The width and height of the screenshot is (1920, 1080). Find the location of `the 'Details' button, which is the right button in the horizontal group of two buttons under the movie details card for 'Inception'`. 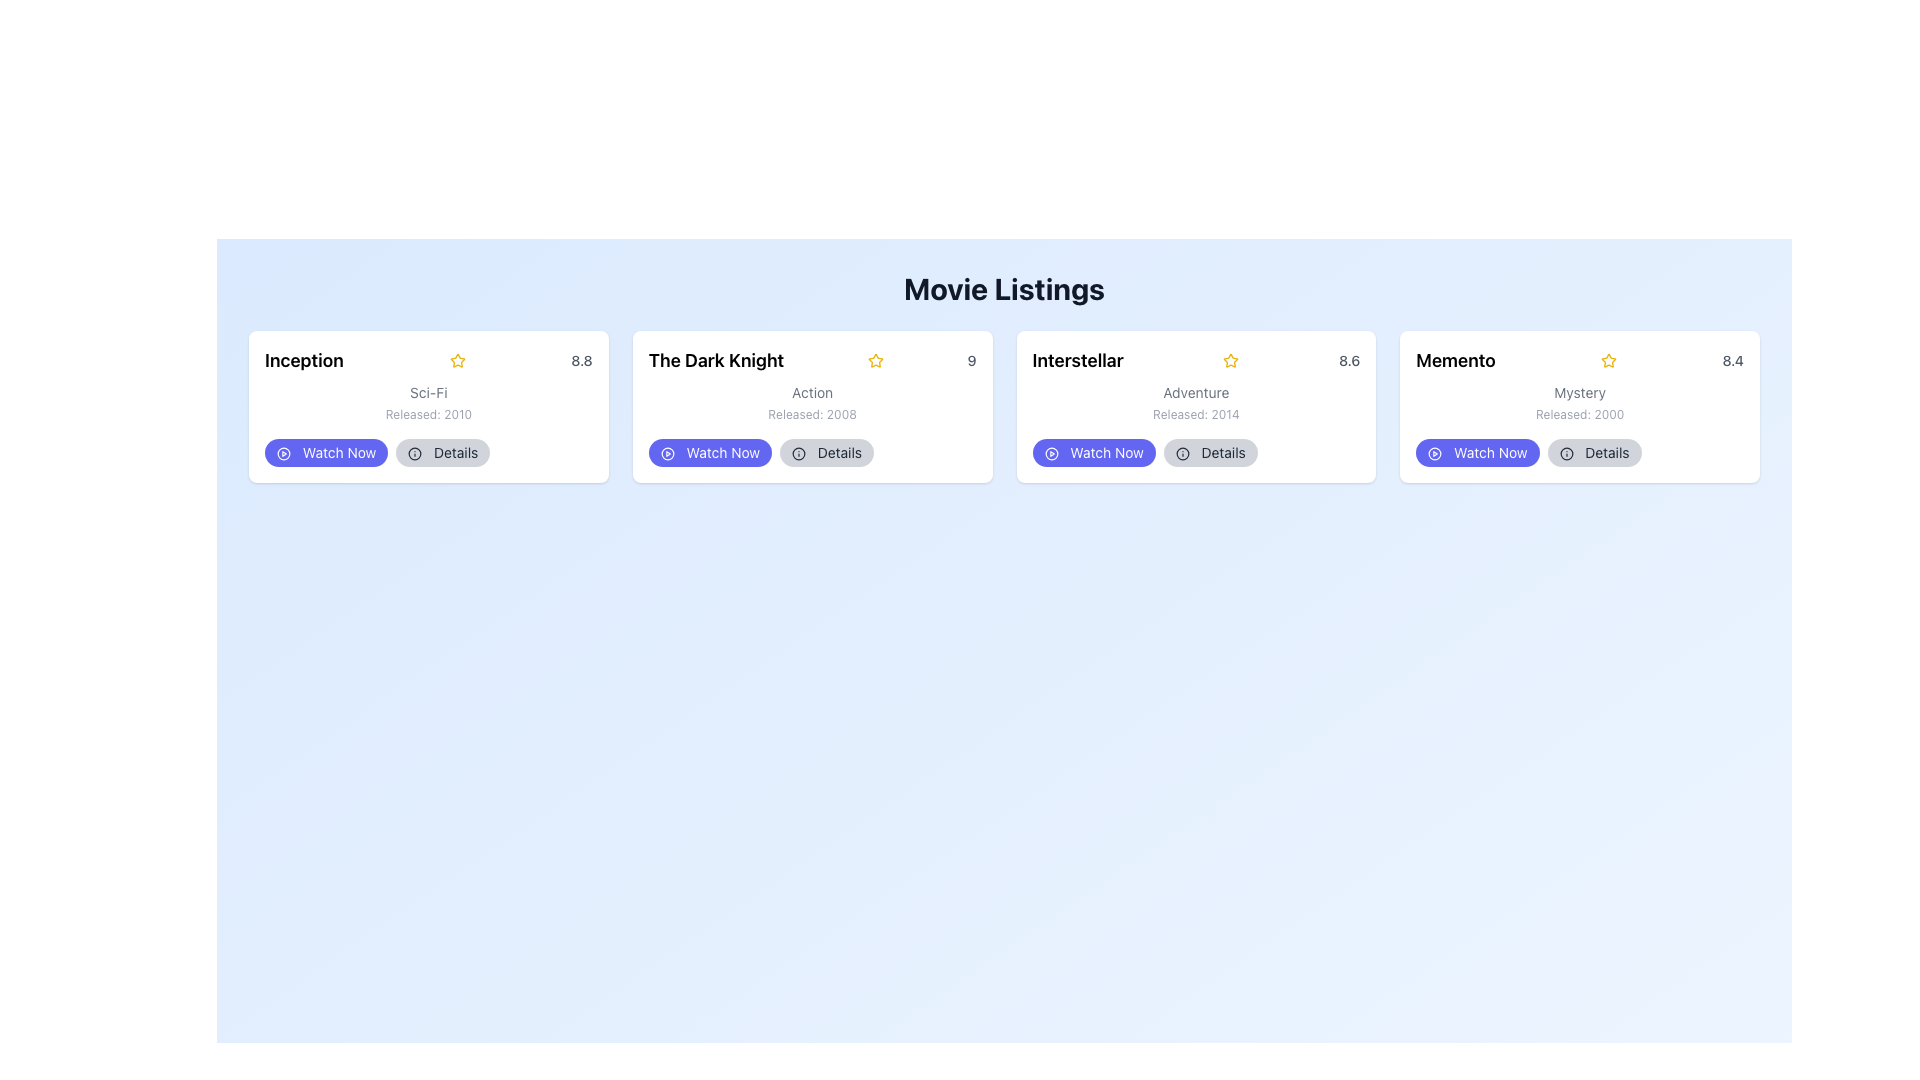

the 'Details' button, which is the right button in the horizontal group of two buttons under the movie details card for 'Inception' is located at coordinates (427, 452).